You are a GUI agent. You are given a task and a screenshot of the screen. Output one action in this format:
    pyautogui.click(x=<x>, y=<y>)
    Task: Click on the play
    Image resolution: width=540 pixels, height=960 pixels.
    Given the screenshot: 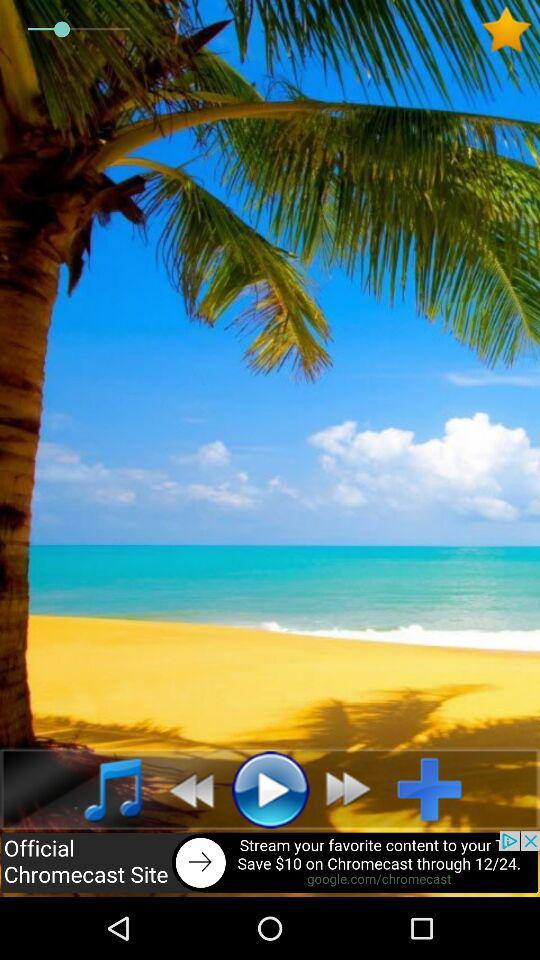 What is the action you would take?
    pyautogui.click(x=270, y=789)
    